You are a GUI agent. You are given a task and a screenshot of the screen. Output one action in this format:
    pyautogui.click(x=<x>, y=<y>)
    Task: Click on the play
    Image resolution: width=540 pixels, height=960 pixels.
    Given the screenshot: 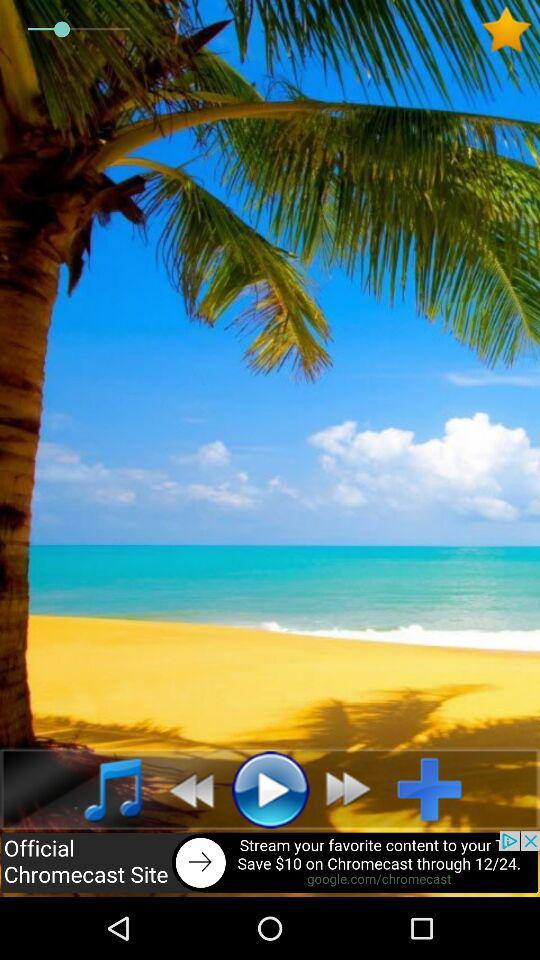 What is the action you would take?
    pyautogui.click(x=270, y=789)
    